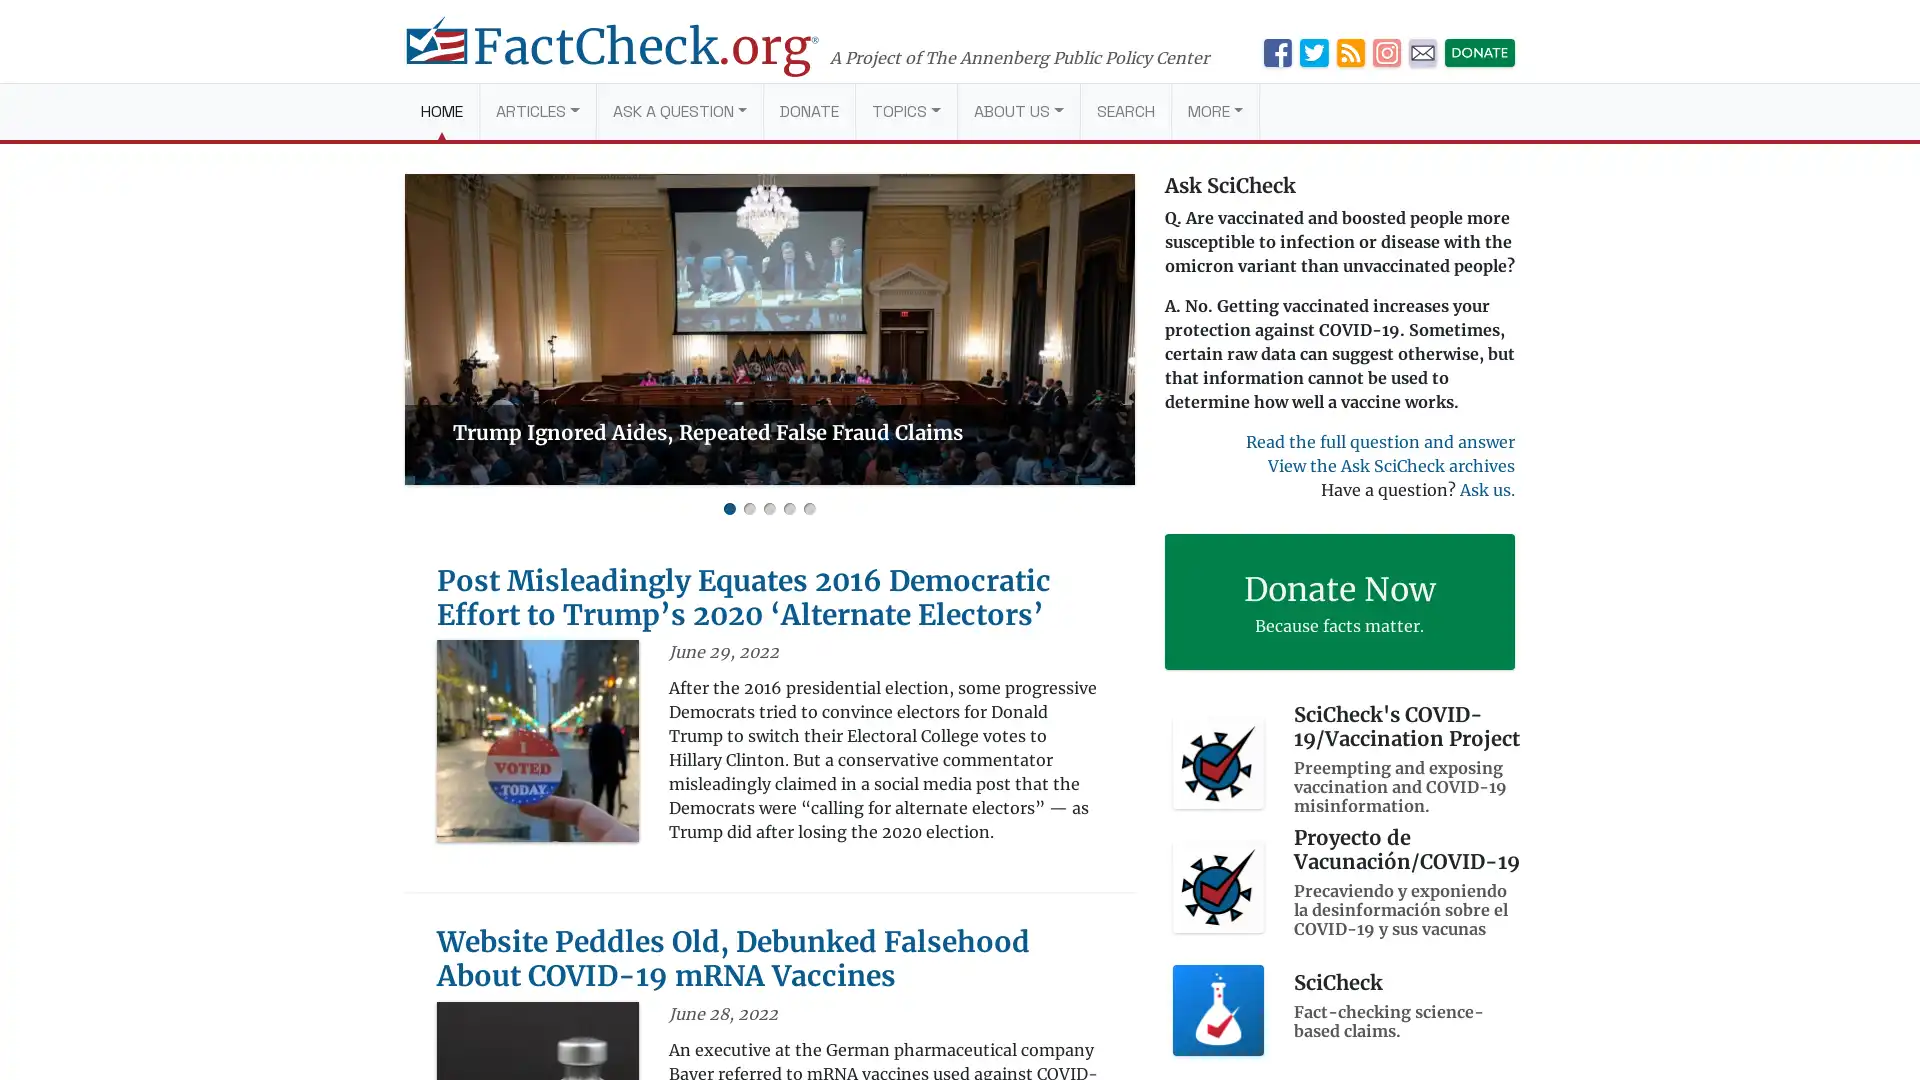  Describe the element at coordinates (1112, 328) in the screenshot. I see `Next` at that location.